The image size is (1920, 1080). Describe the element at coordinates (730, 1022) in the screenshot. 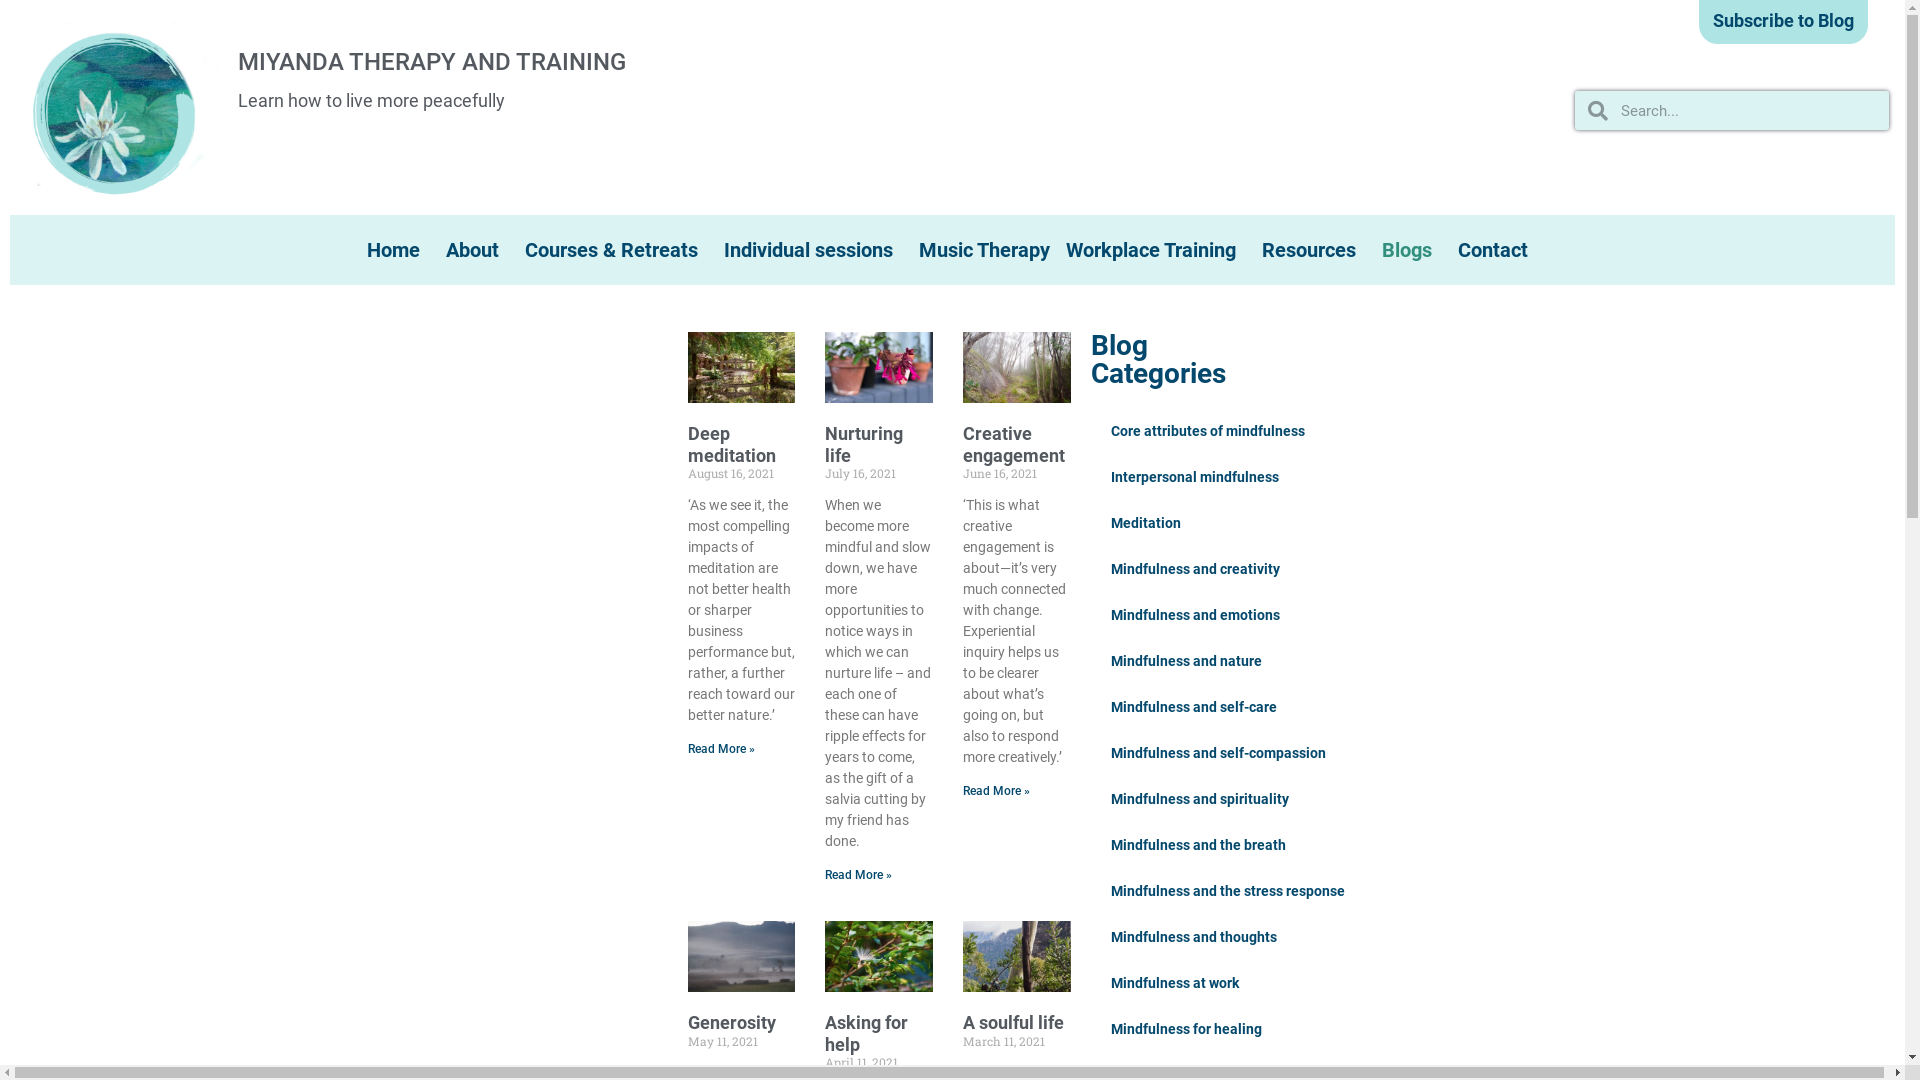

I see `'Generosity'` at that location.